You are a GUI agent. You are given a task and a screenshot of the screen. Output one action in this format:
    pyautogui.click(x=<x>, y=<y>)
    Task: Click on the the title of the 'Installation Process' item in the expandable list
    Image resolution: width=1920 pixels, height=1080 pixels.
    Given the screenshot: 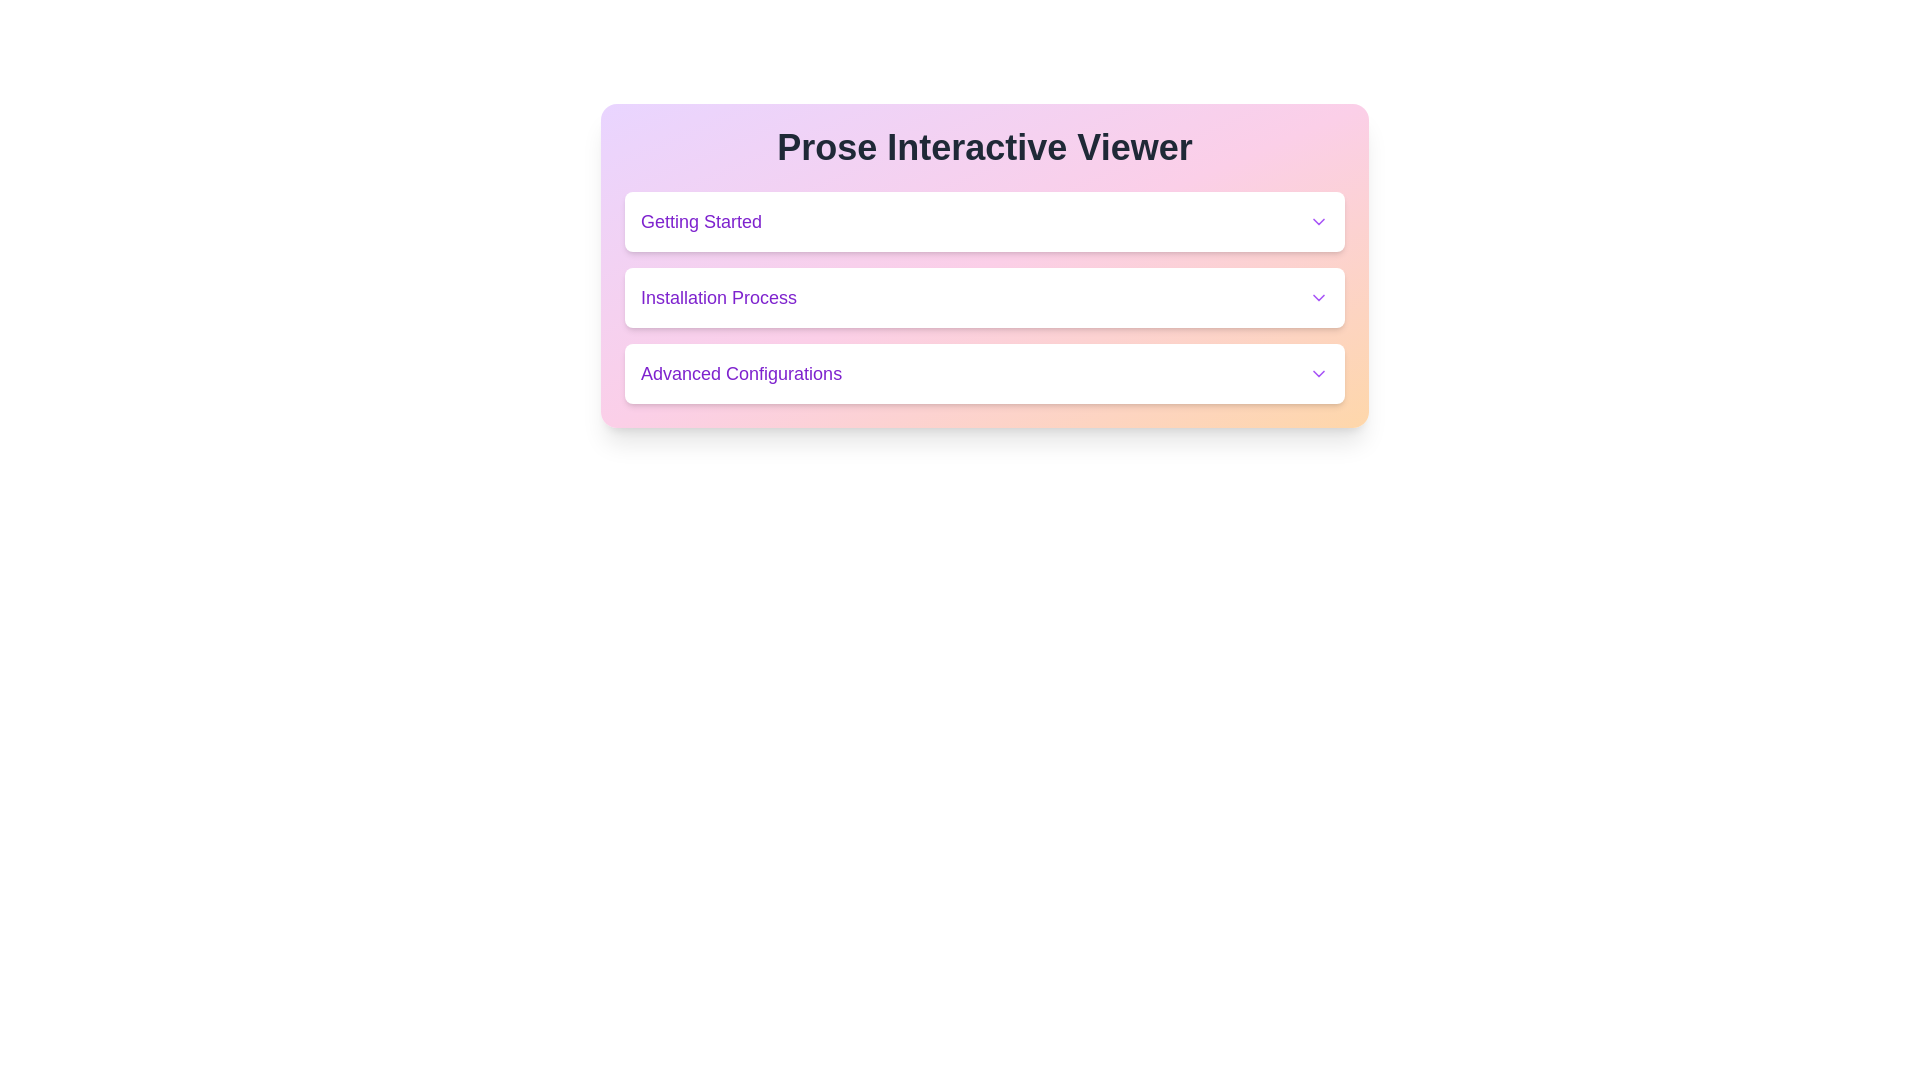 What is the action you would take?
    pyautogui.click(x=984, y=297)
    